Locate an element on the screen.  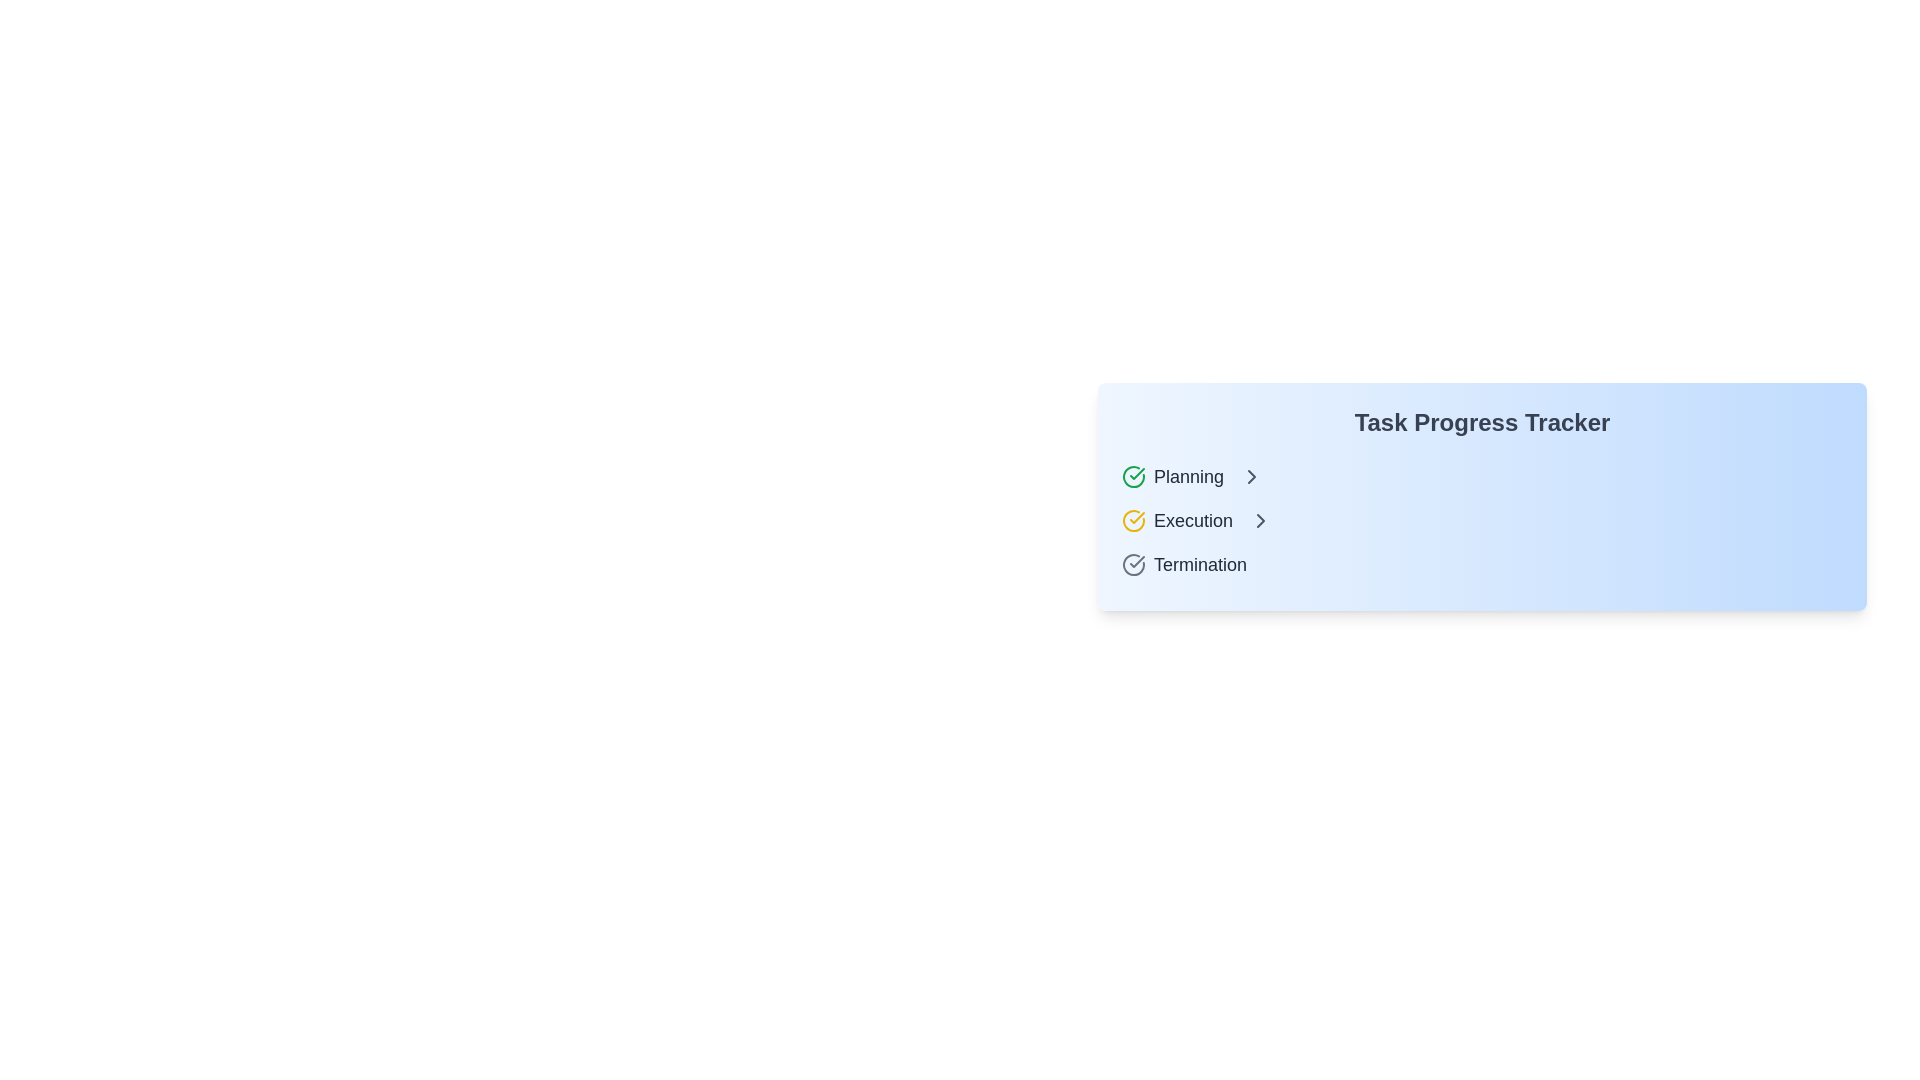
the arrow icon indicating that the 'Execution' stage can be expanded, located to the immediate right of the 'Execution' label in the task progress tracker interface is located at coordinates (1260, 519).